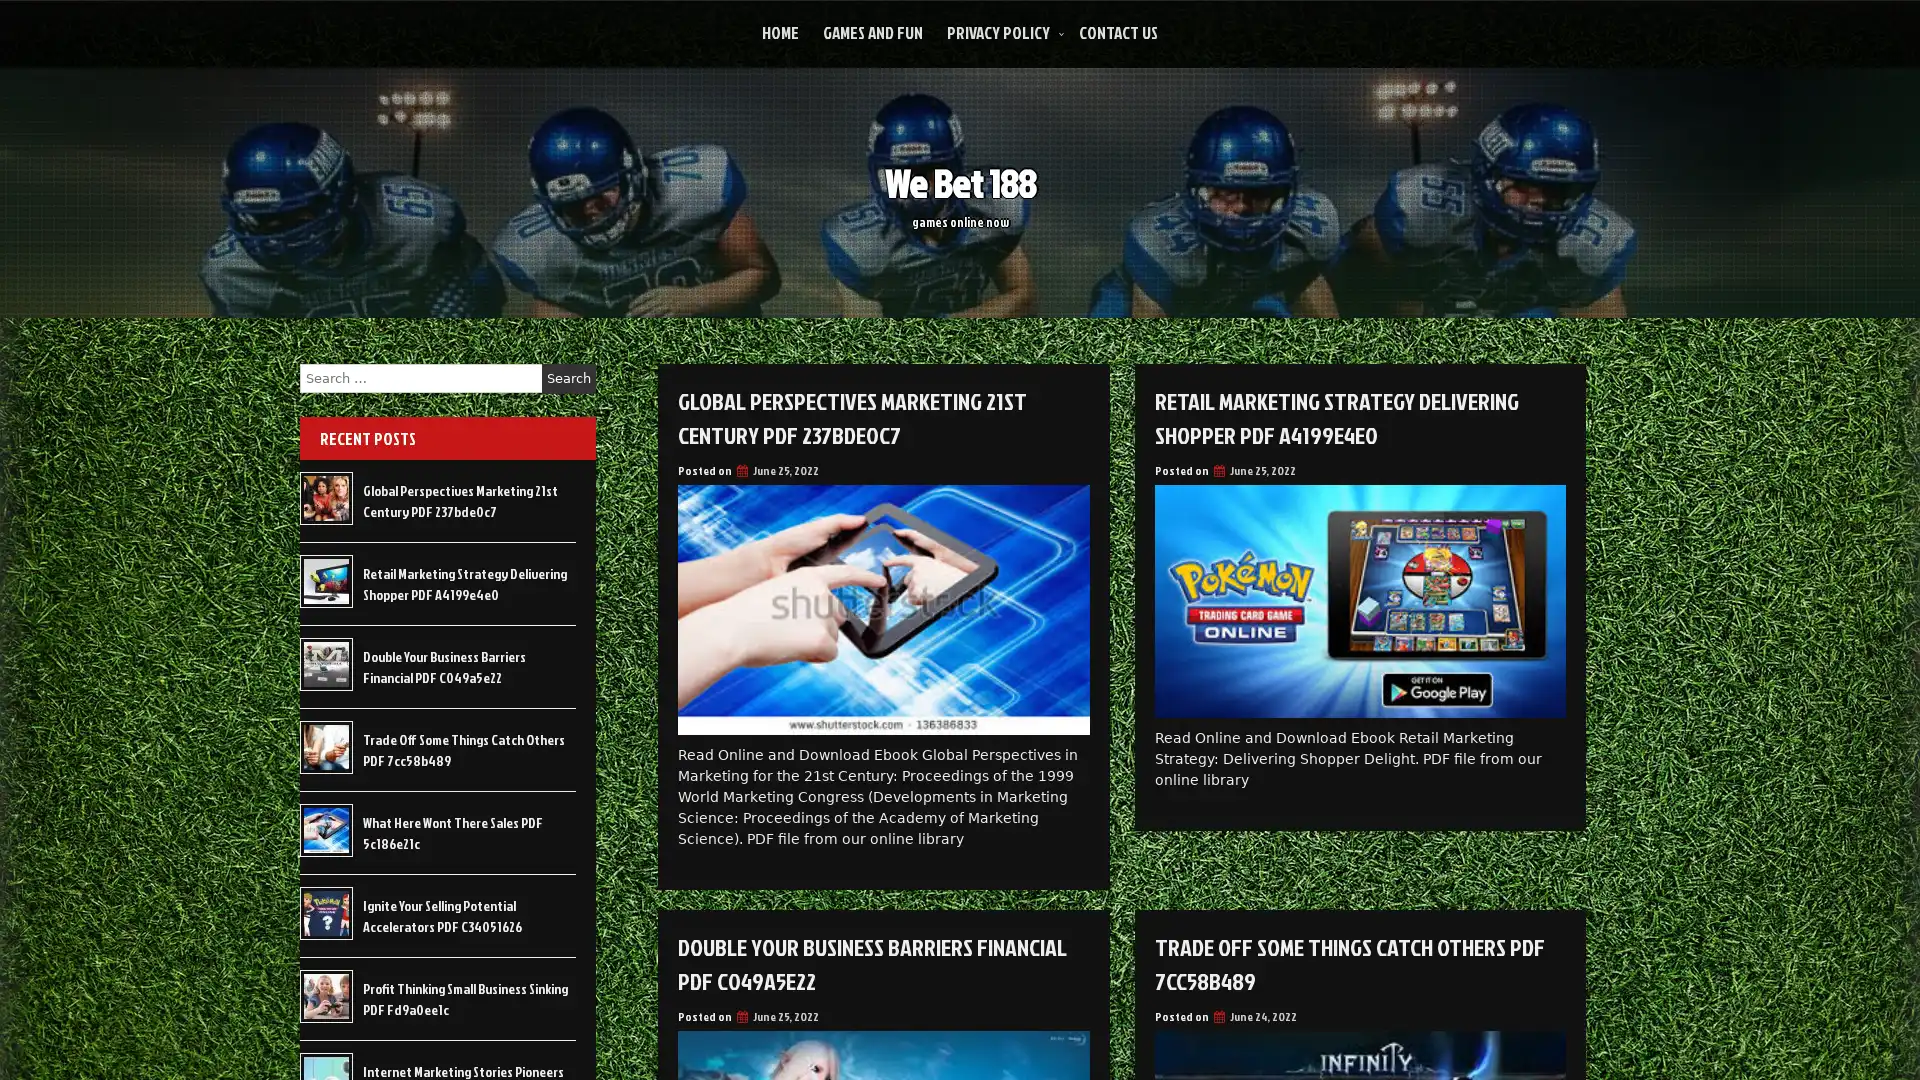  Describe the element at coordinates (568, 378) in the screenshot. I see `Search` at that location.